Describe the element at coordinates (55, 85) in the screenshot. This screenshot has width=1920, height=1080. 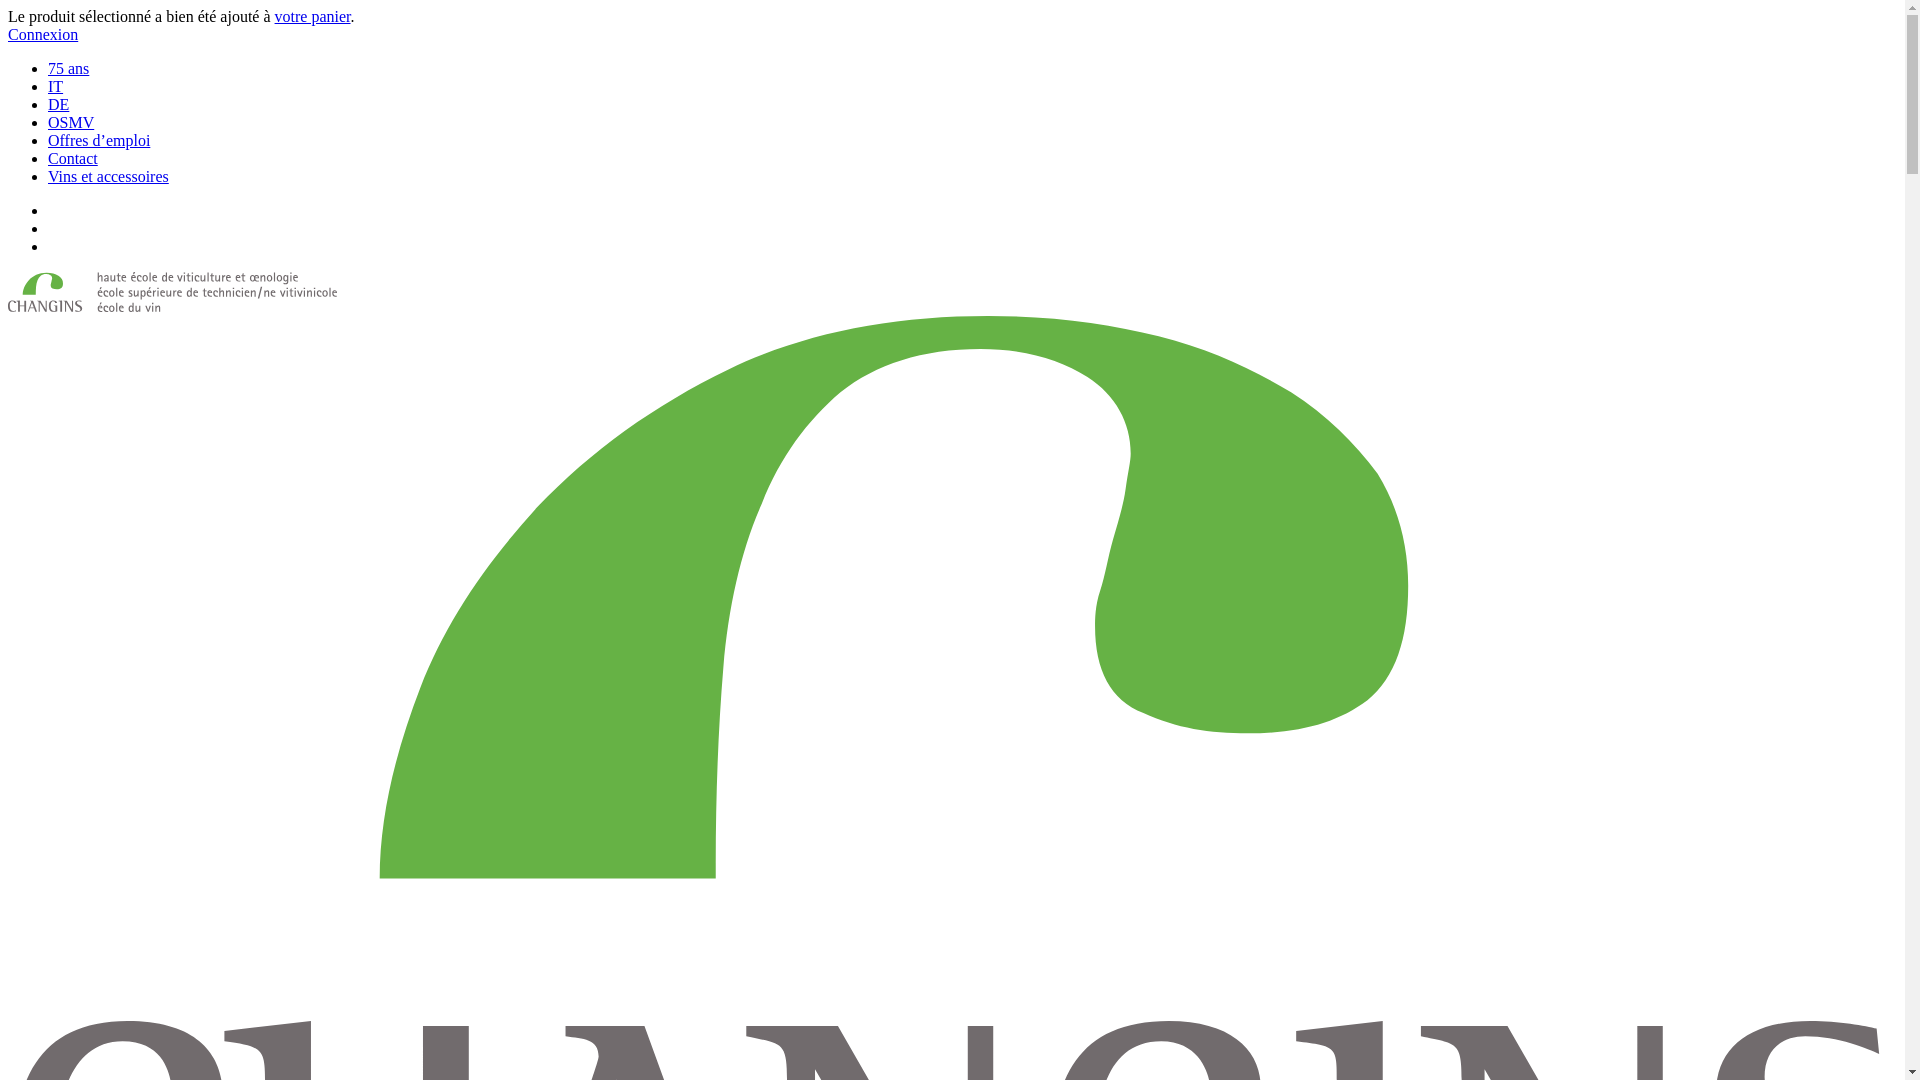
I see `'IT'` at that location.